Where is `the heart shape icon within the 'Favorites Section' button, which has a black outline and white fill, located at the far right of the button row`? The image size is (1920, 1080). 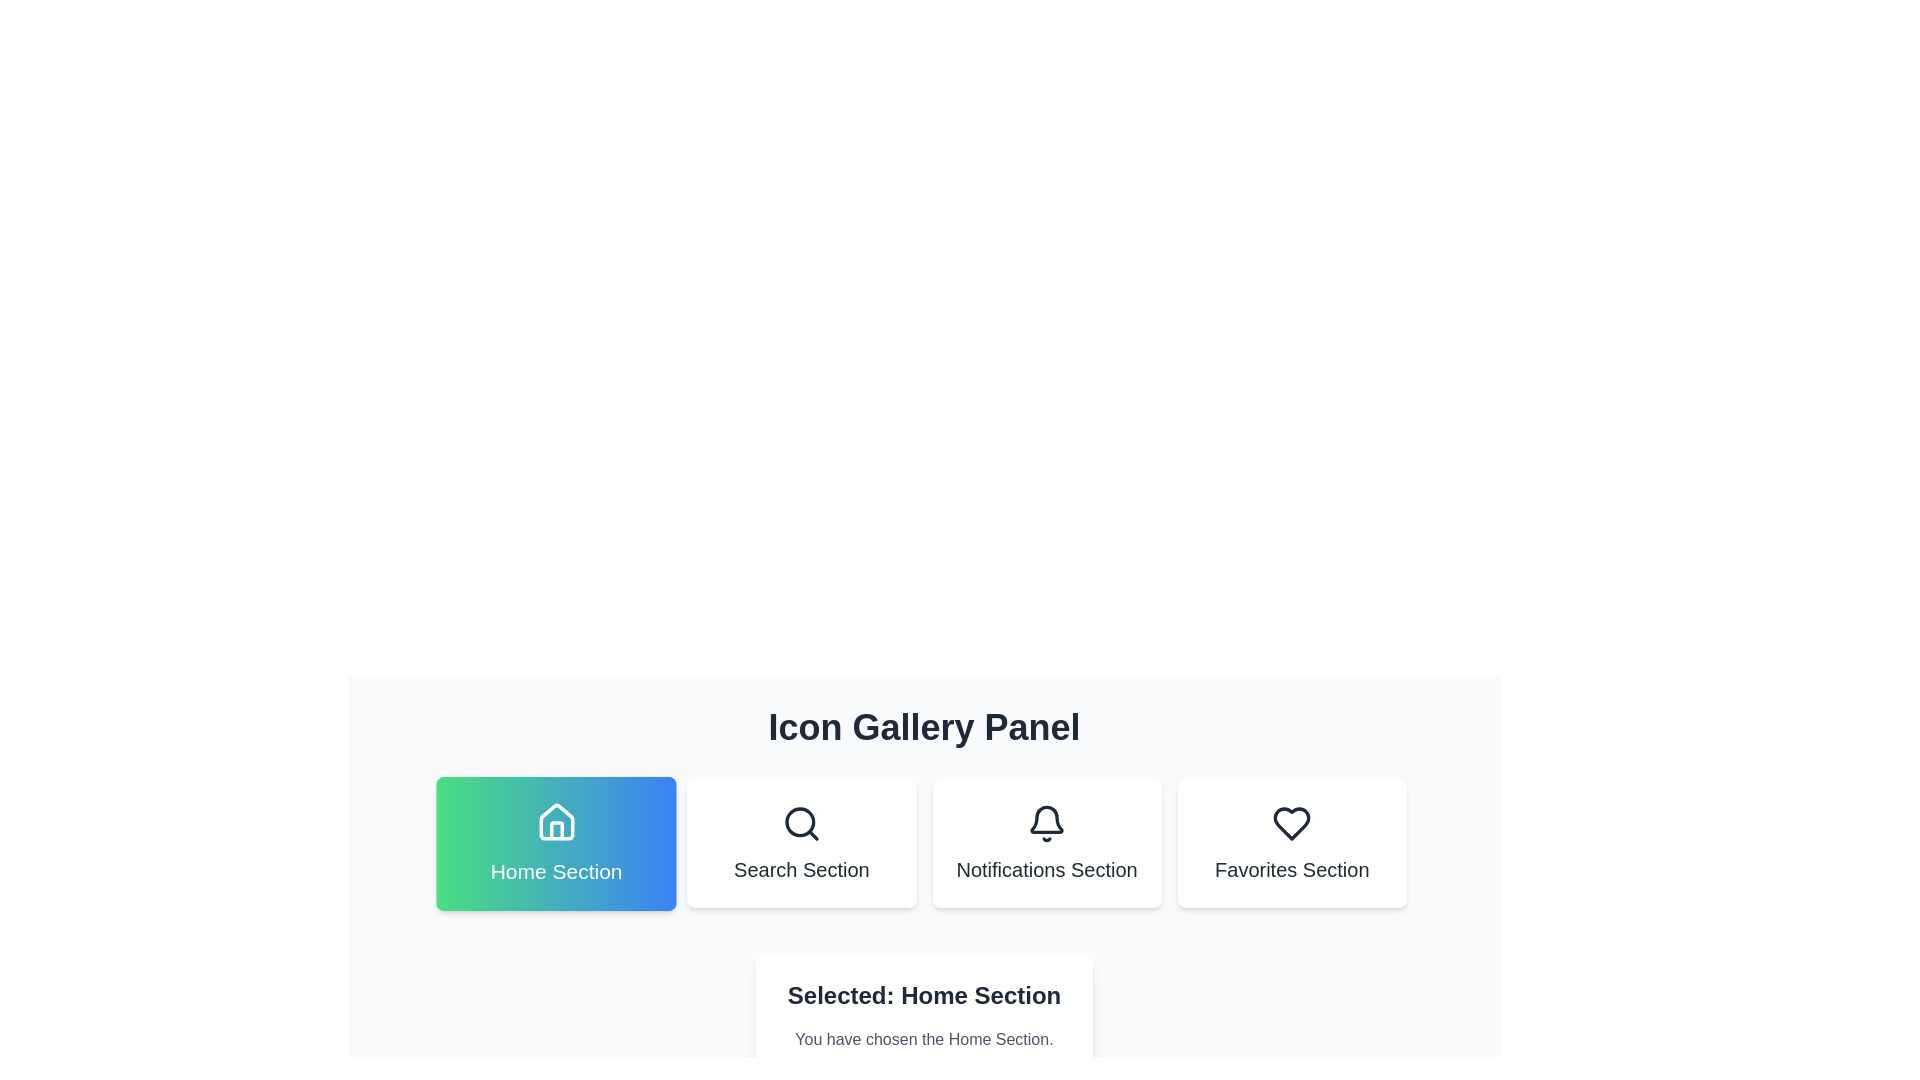 the heart shape icon within the 'Favorites Section' button, which has a black outline and white fill, located at the far right of the button row is located at coordinates (1292, 824).